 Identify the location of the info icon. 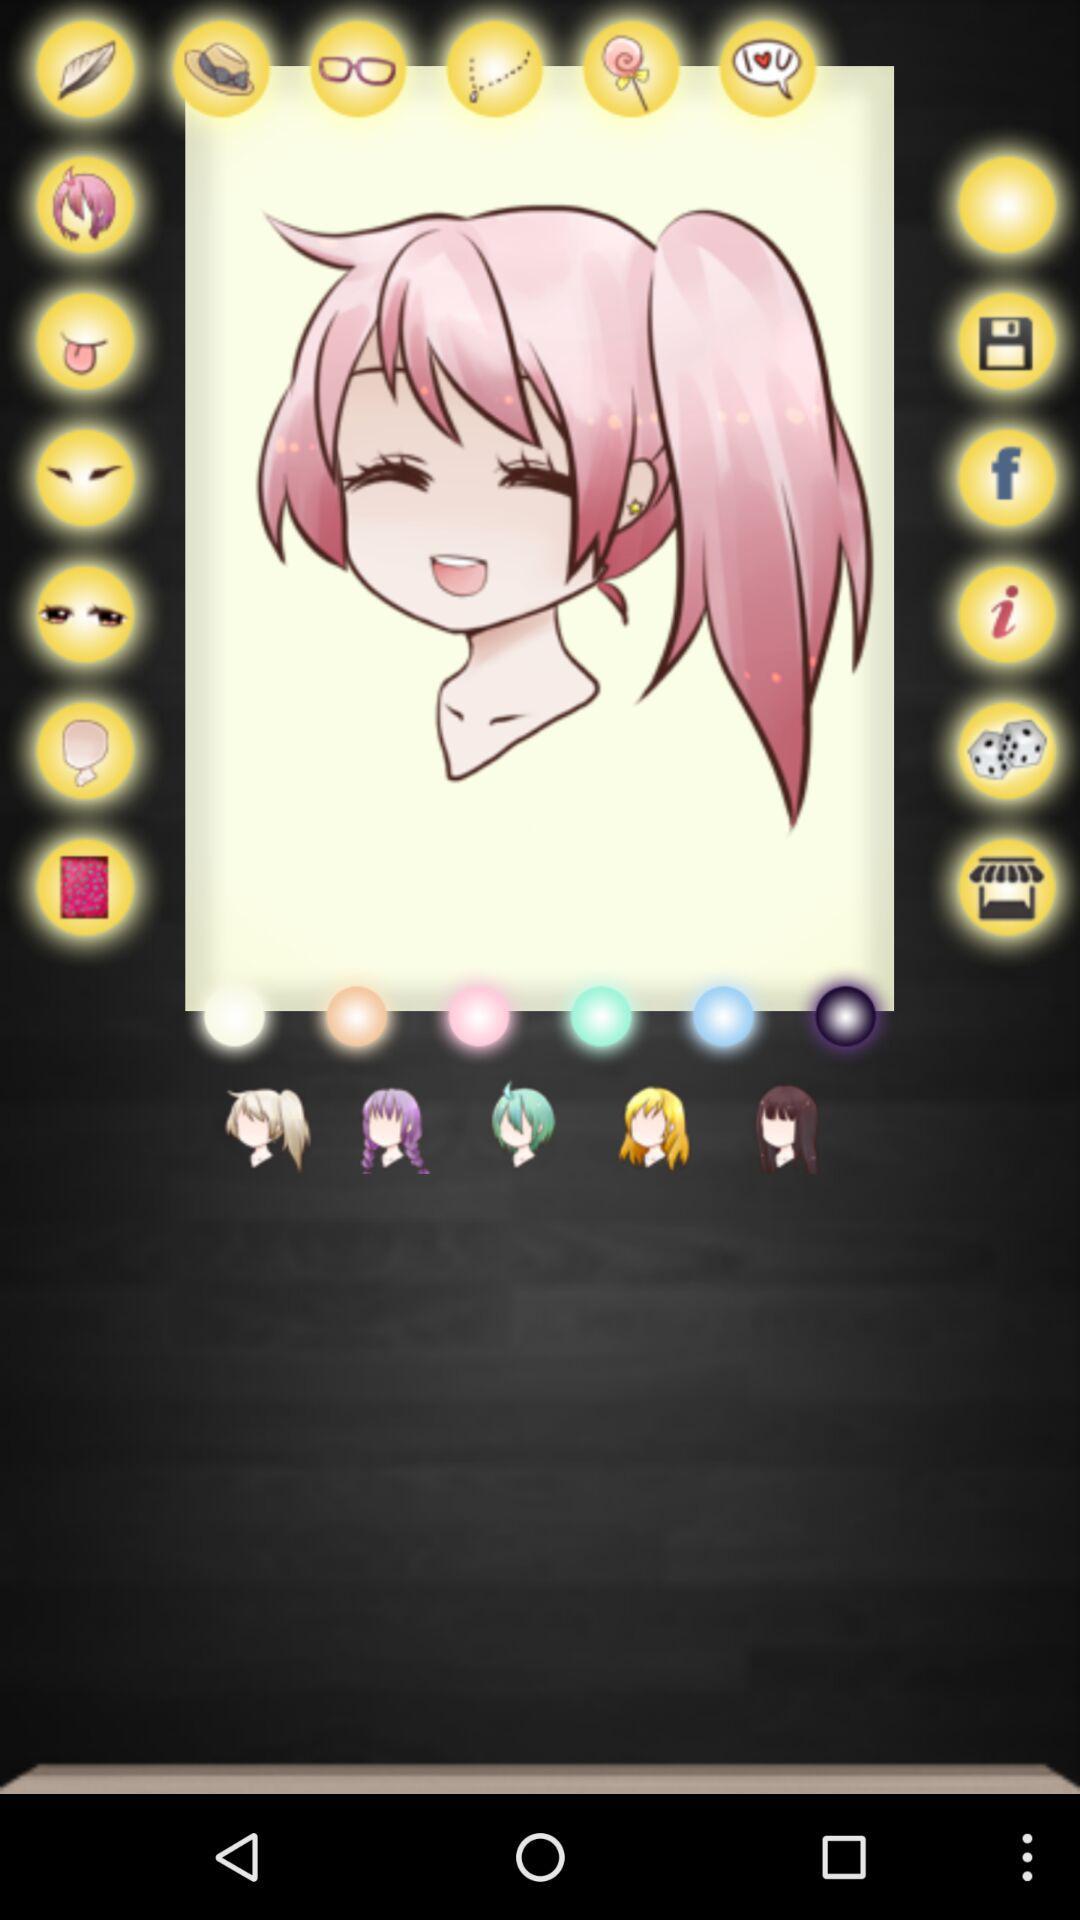
(1000, 657).